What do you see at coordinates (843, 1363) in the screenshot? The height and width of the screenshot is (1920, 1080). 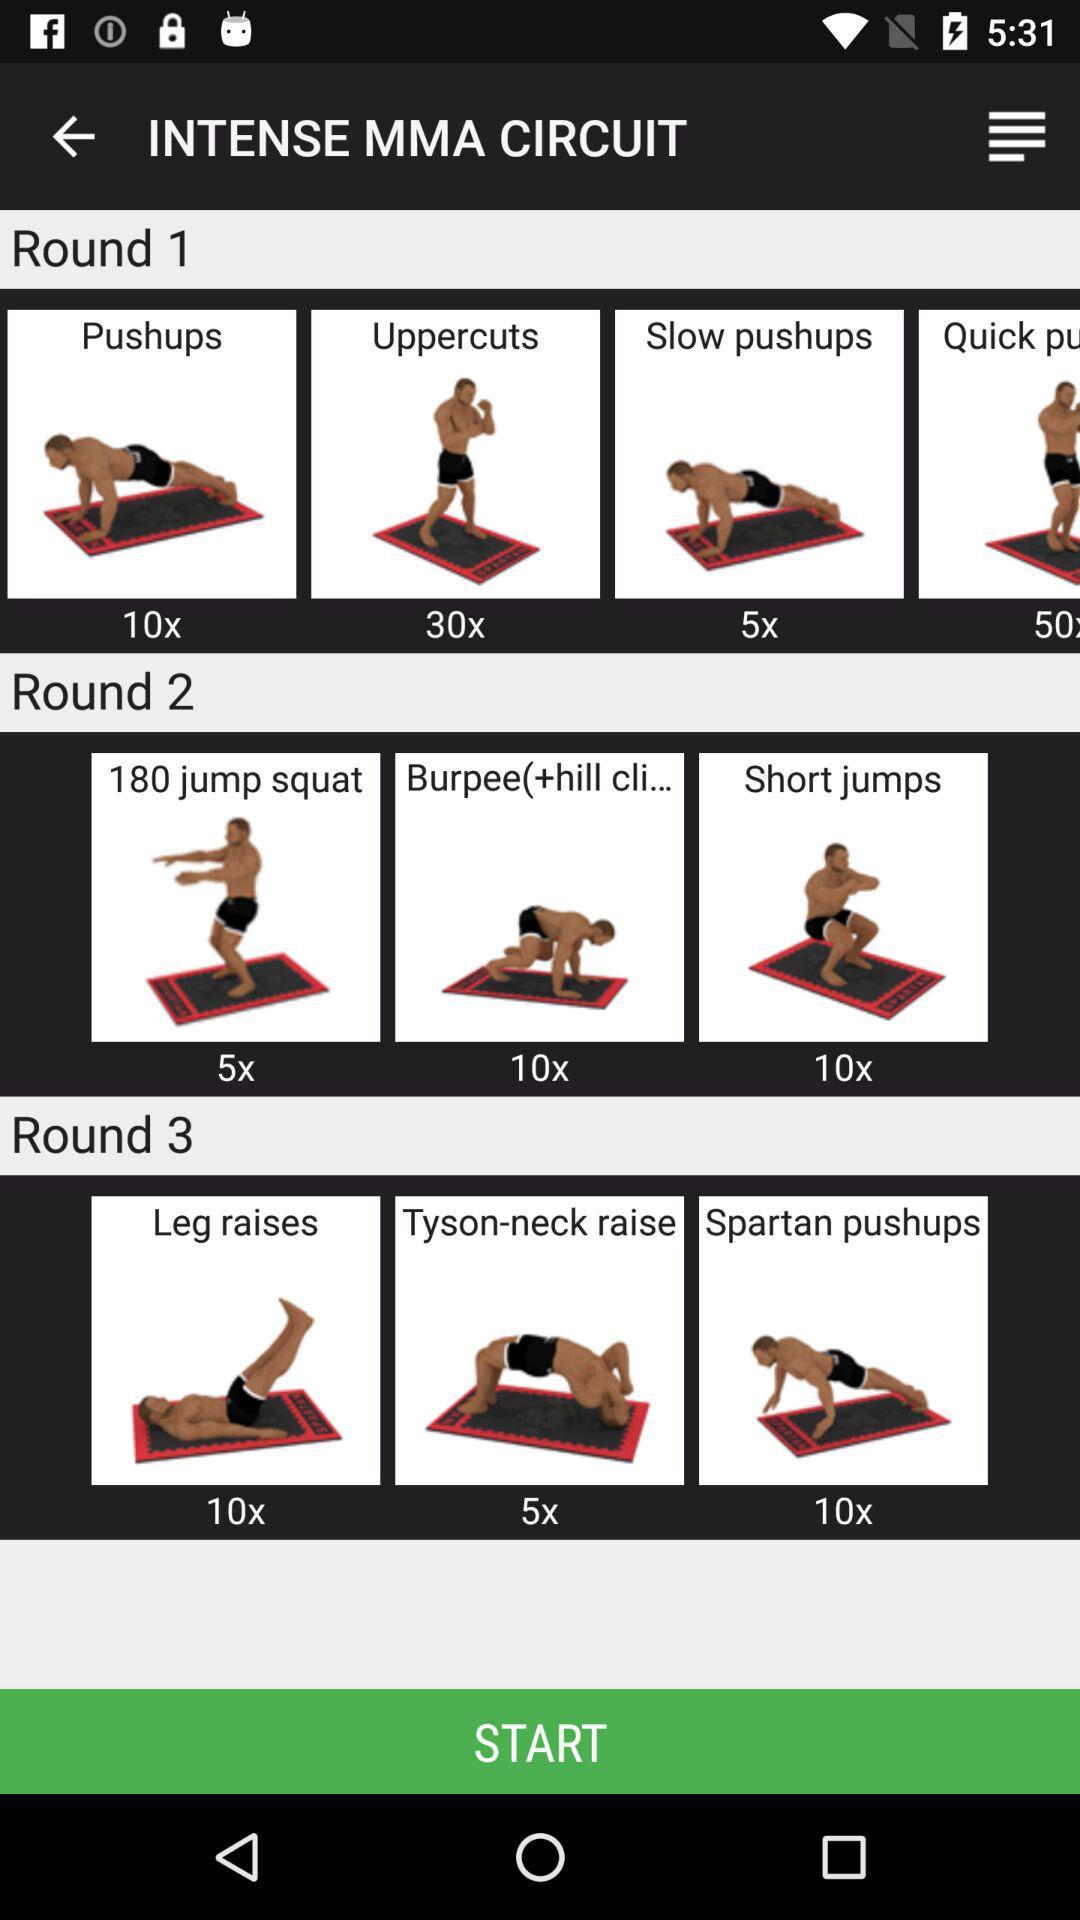 I see `spartan pushups exercise` at bounding box center [843, 1363].